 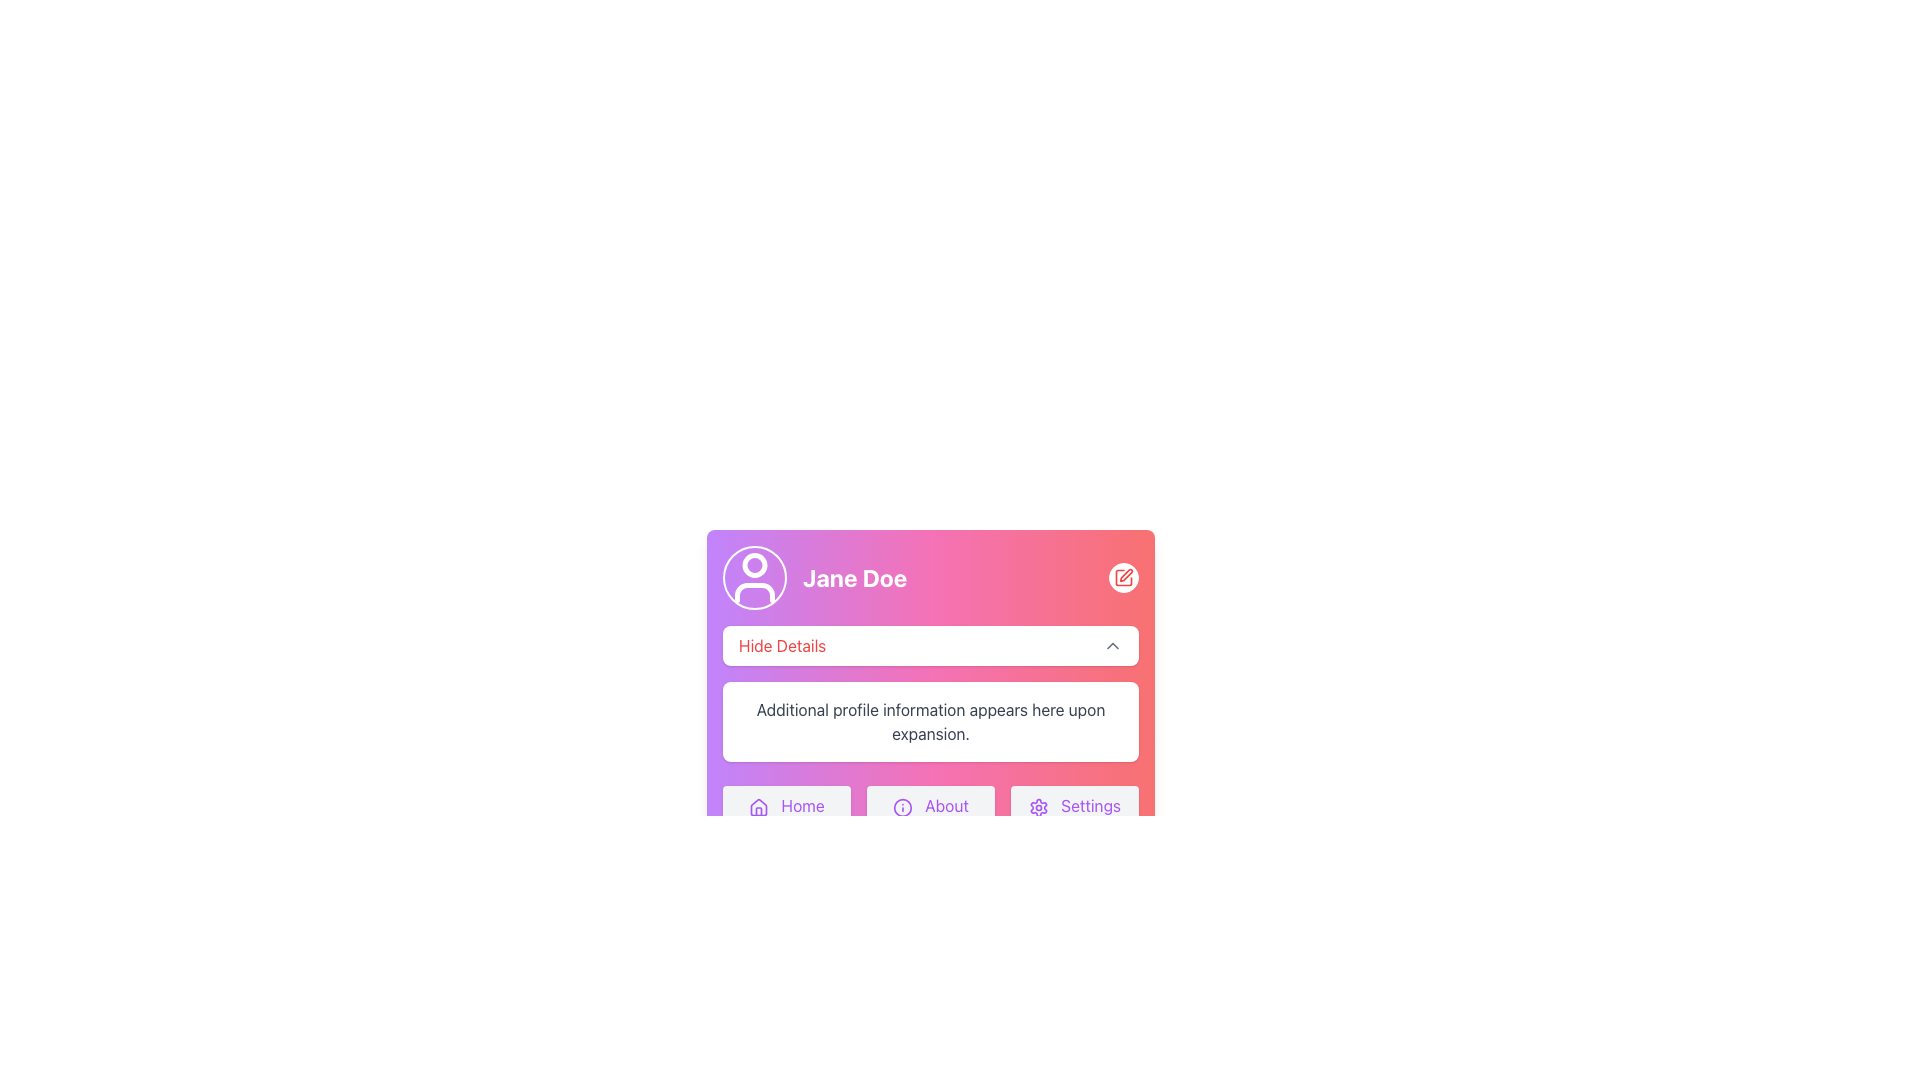 What do you see at coordinates (930, 645) in the screenshot?
I see `the 'Hide Details' button, which is a rectangular button with rounded corners and a white background, featuring red text aligned to the left and an upward-pointing arrow icon for toggle functionality` at bounding box center [930, 645].